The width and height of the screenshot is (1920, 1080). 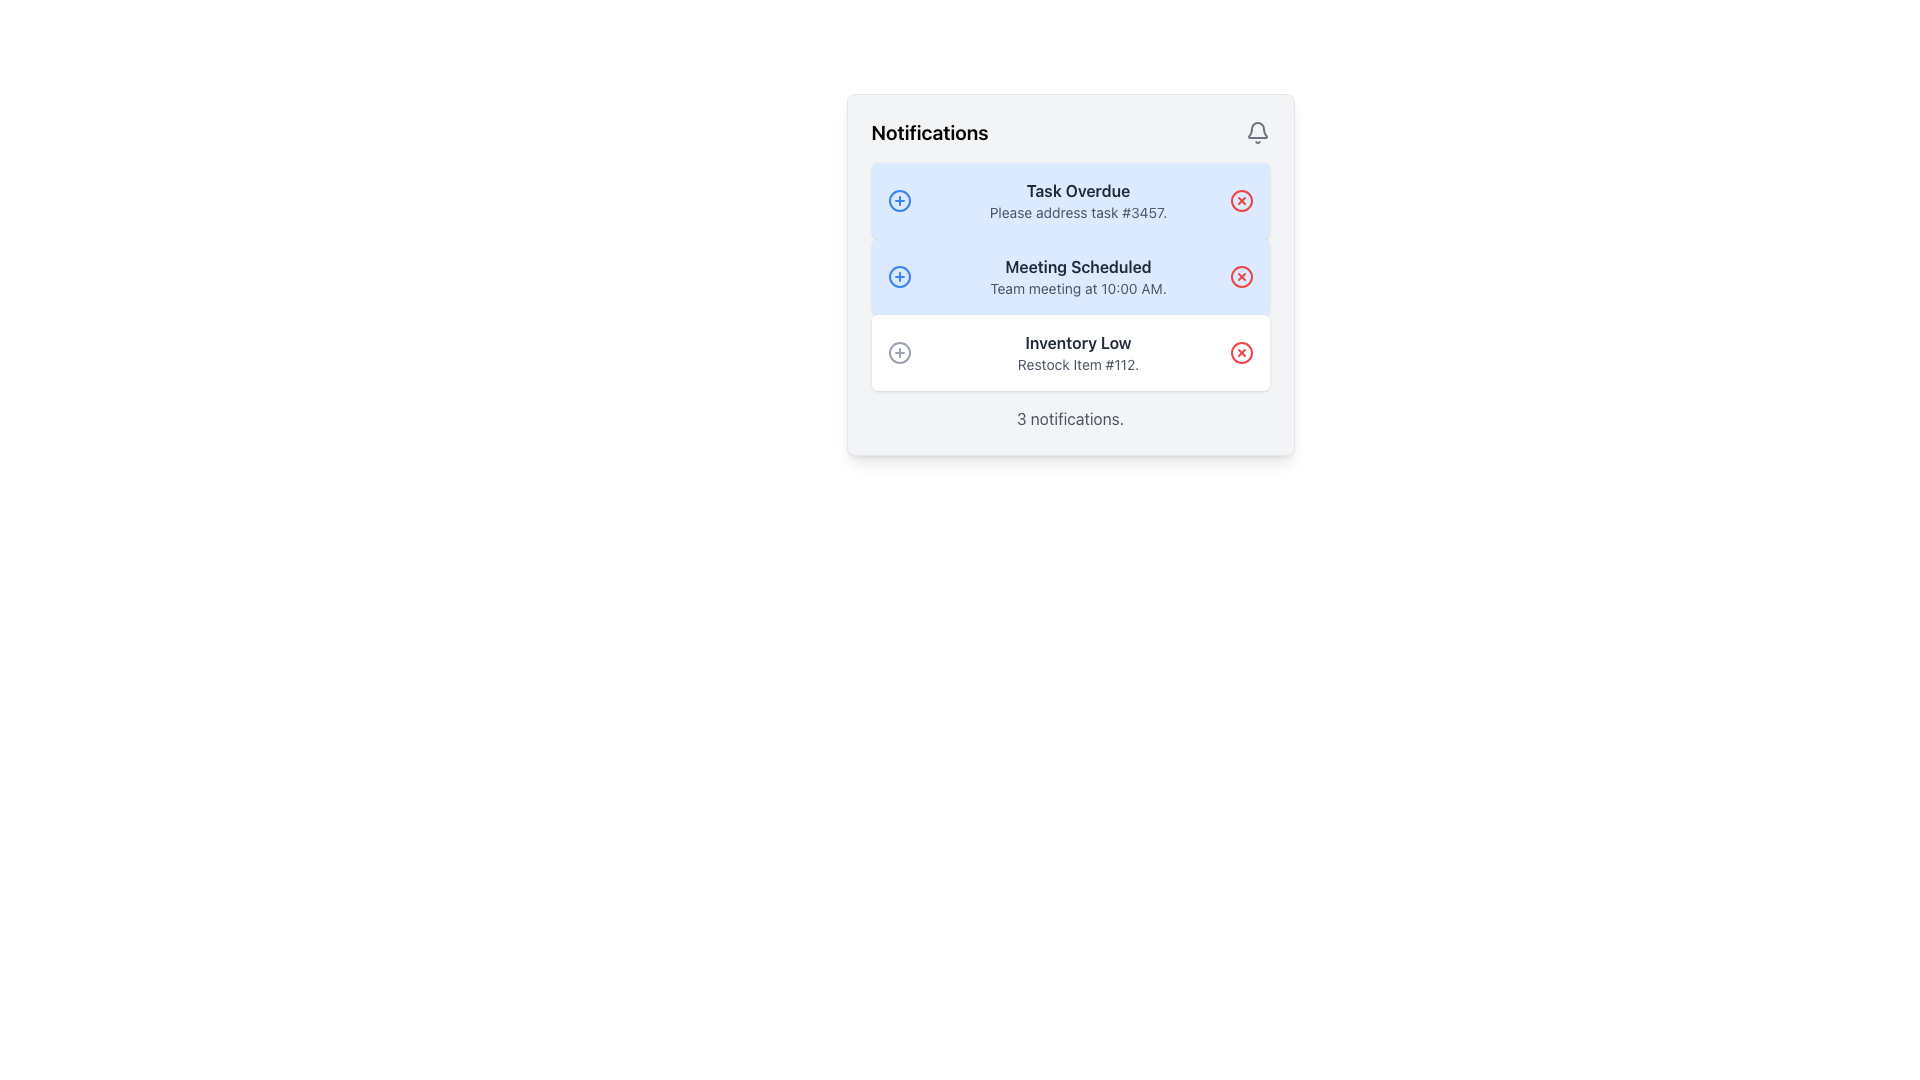 What do you see at coordinates (1240, 352) in the screenshot?
I see `the dismiss button located at the right edge of the 'Inventory Low' notification card` at bounding box center [1240, 352].